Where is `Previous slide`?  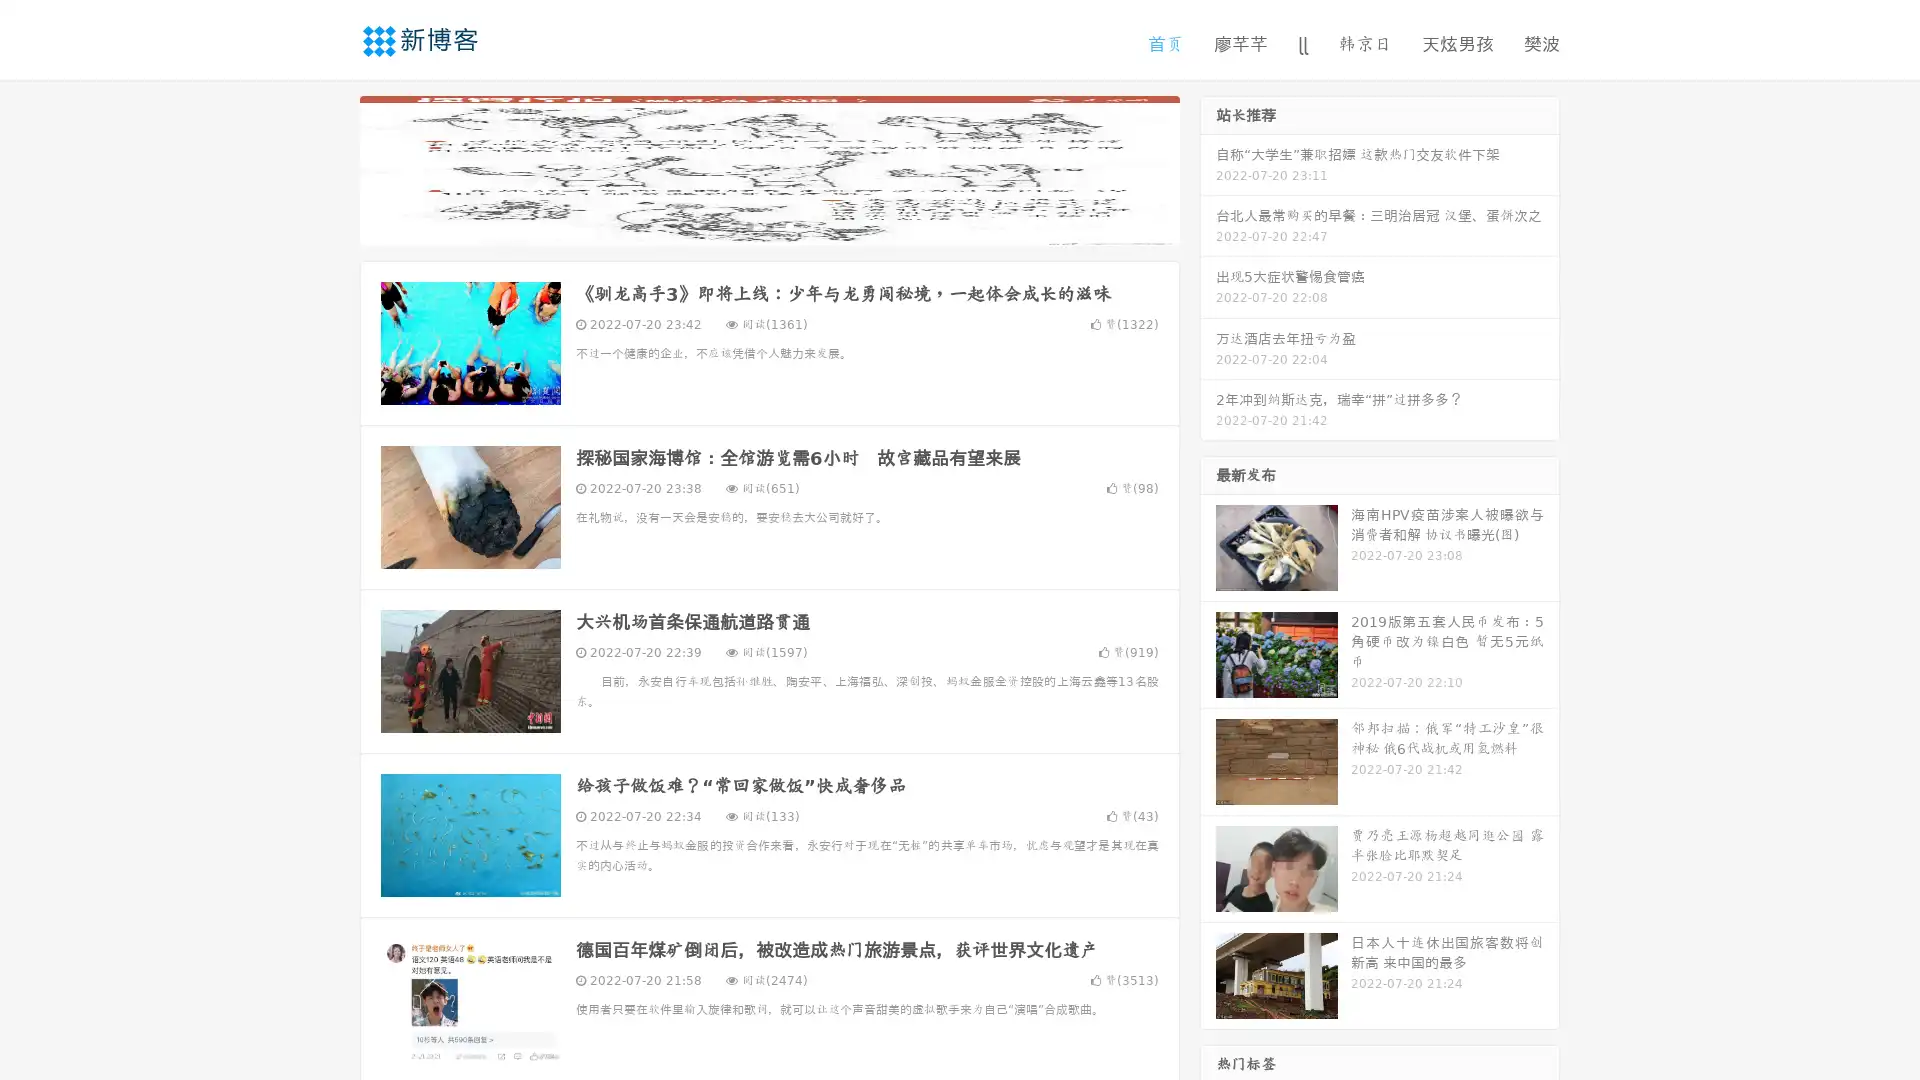 Previous slide is located at coordinates (330, 168).